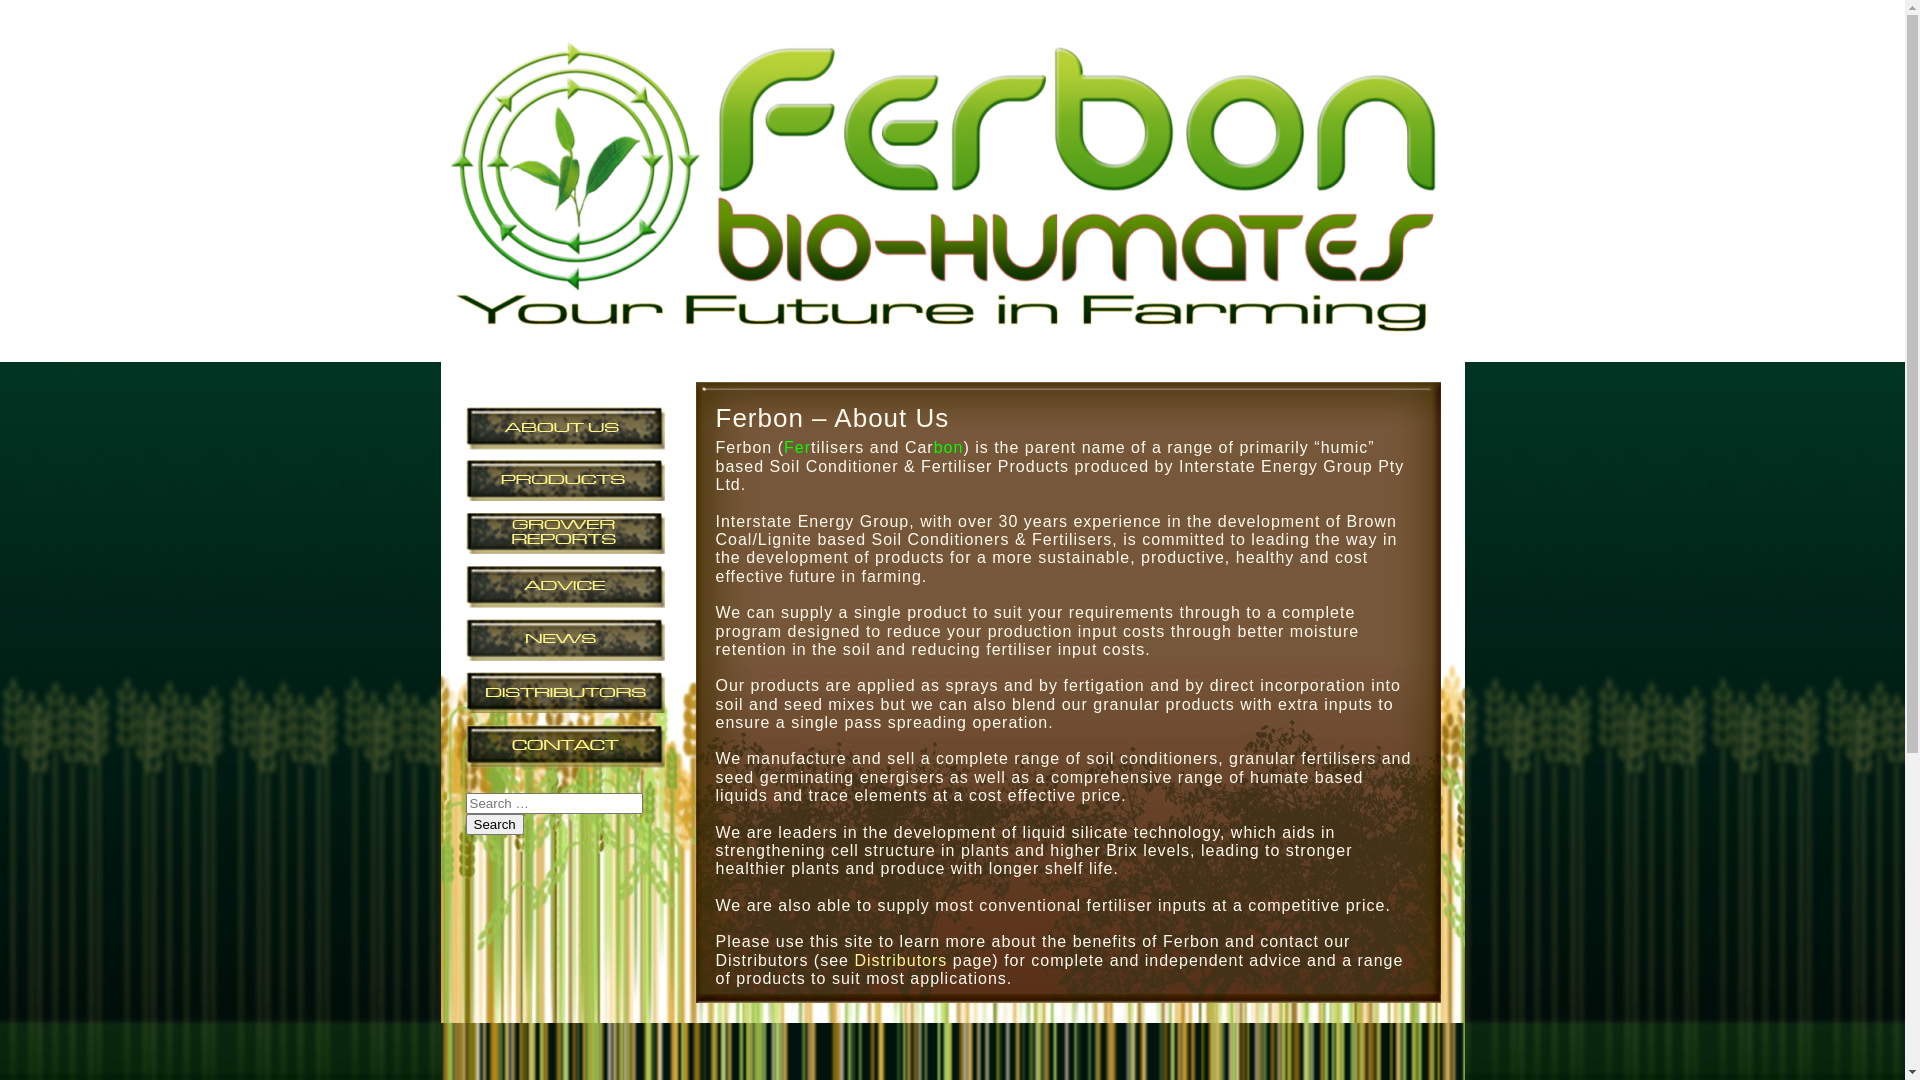 This screenshot has width=1920, height=1080. I want to click on 'Search', so click(464, 824).